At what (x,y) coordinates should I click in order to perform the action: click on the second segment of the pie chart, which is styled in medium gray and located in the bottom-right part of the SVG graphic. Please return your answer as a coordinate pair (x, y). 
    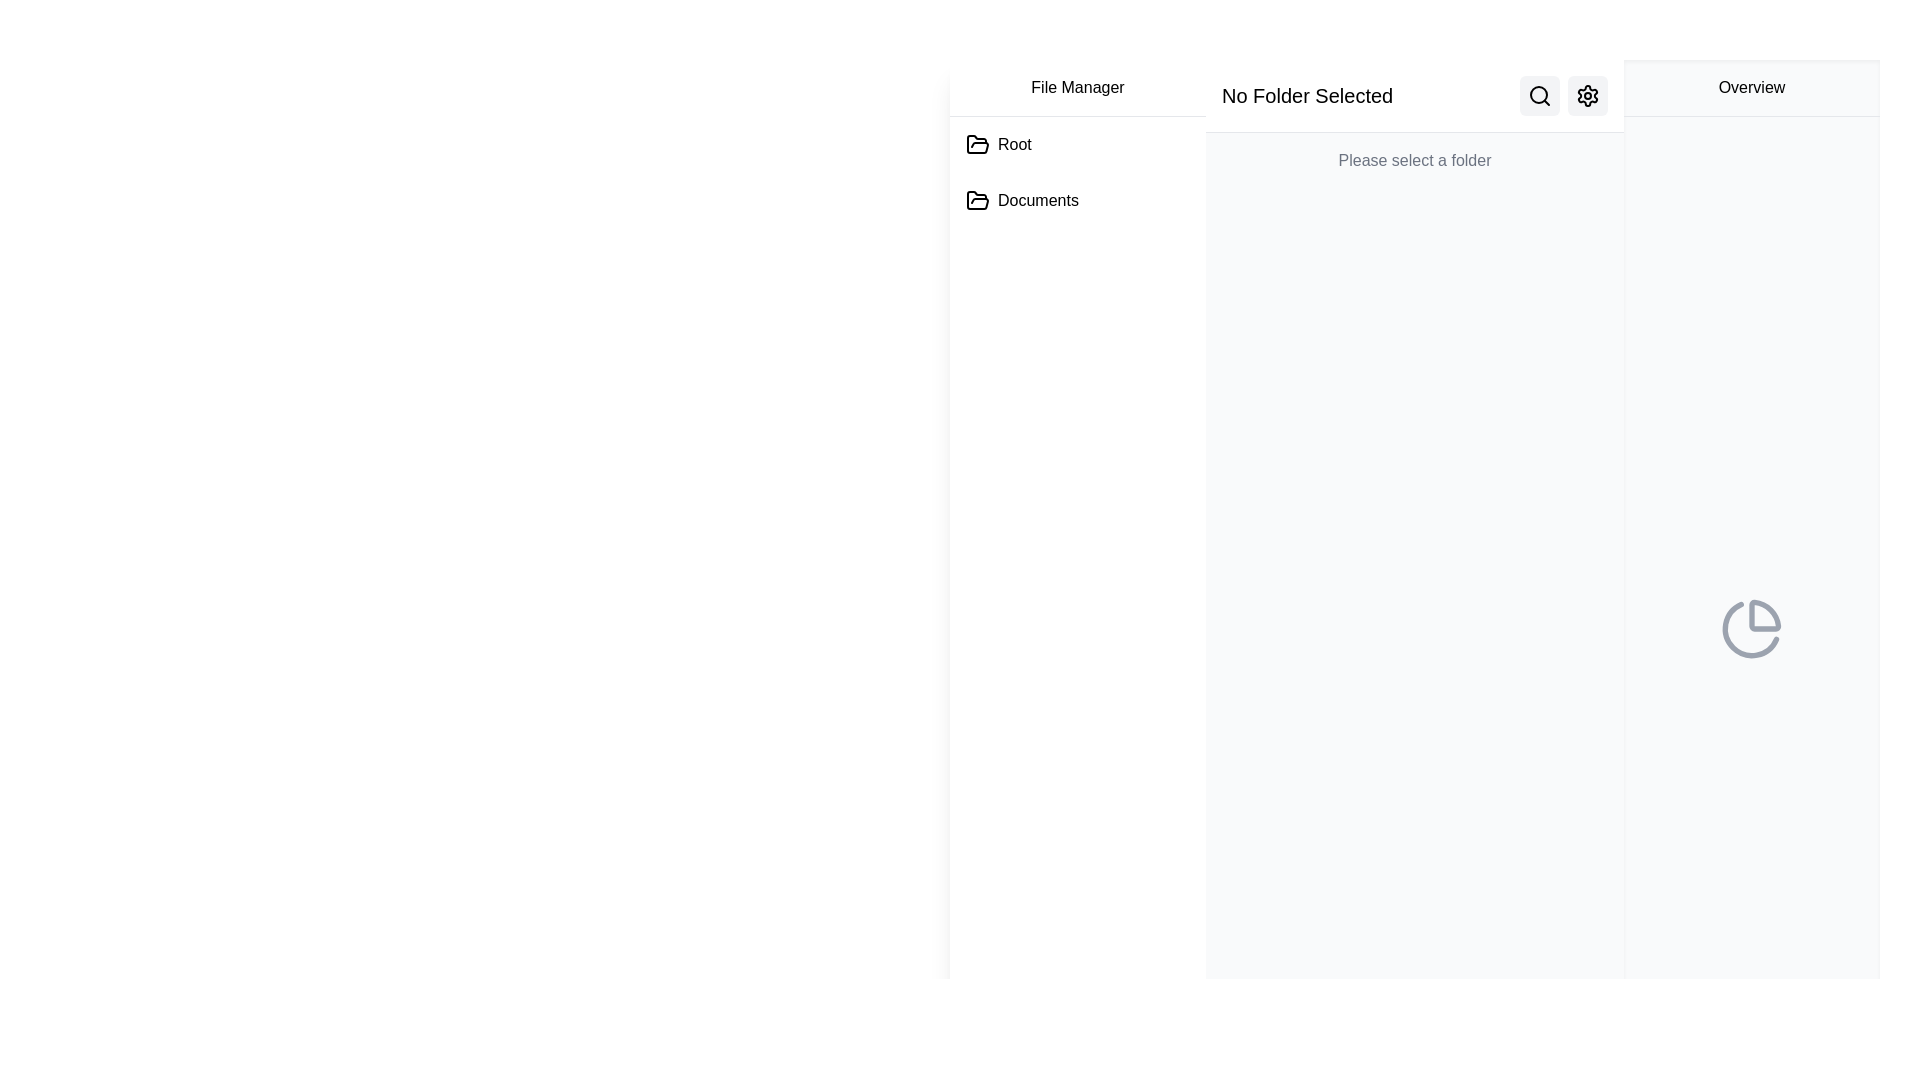
    Looking at the image, I should click on (1750, 628).